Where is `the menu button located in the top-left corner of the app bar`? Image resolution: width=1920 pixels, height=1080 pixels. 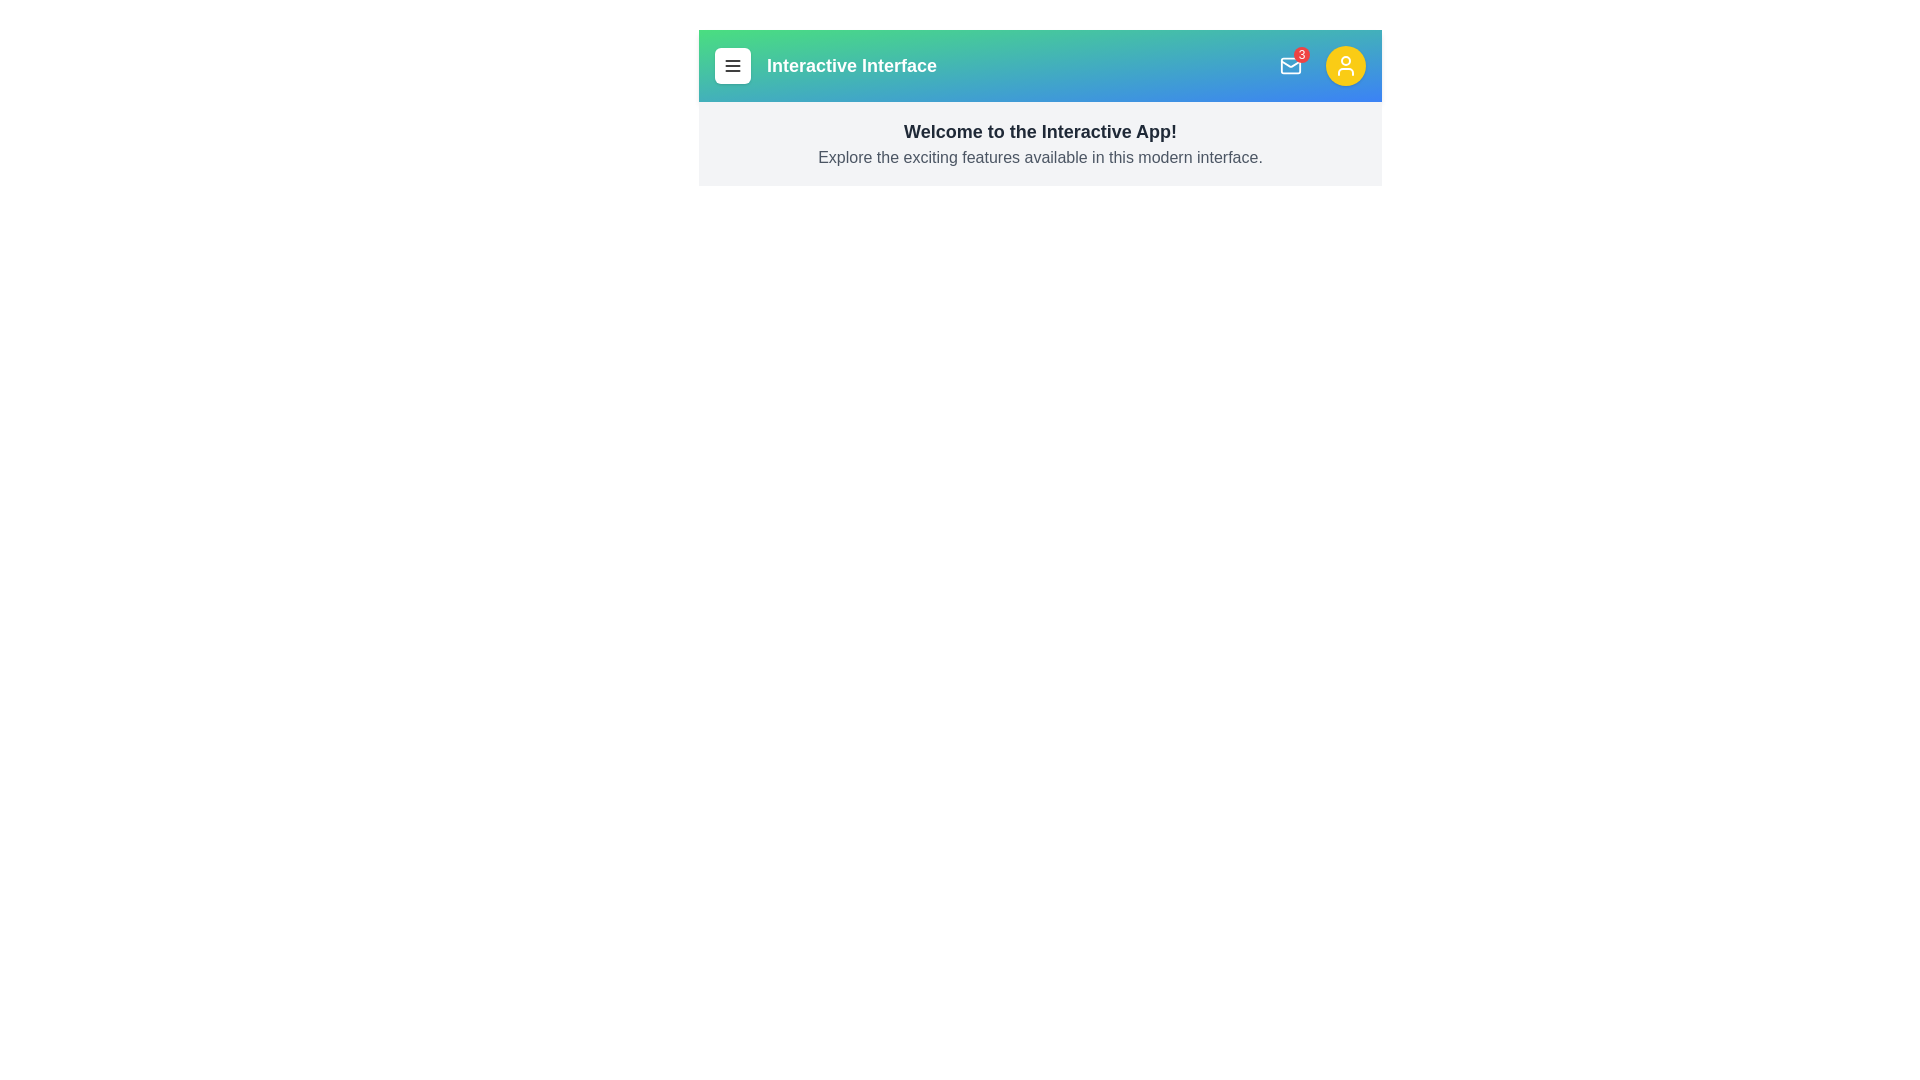
the menu button located in the top-left corner of the app bar is located at coordinates (732, 64).